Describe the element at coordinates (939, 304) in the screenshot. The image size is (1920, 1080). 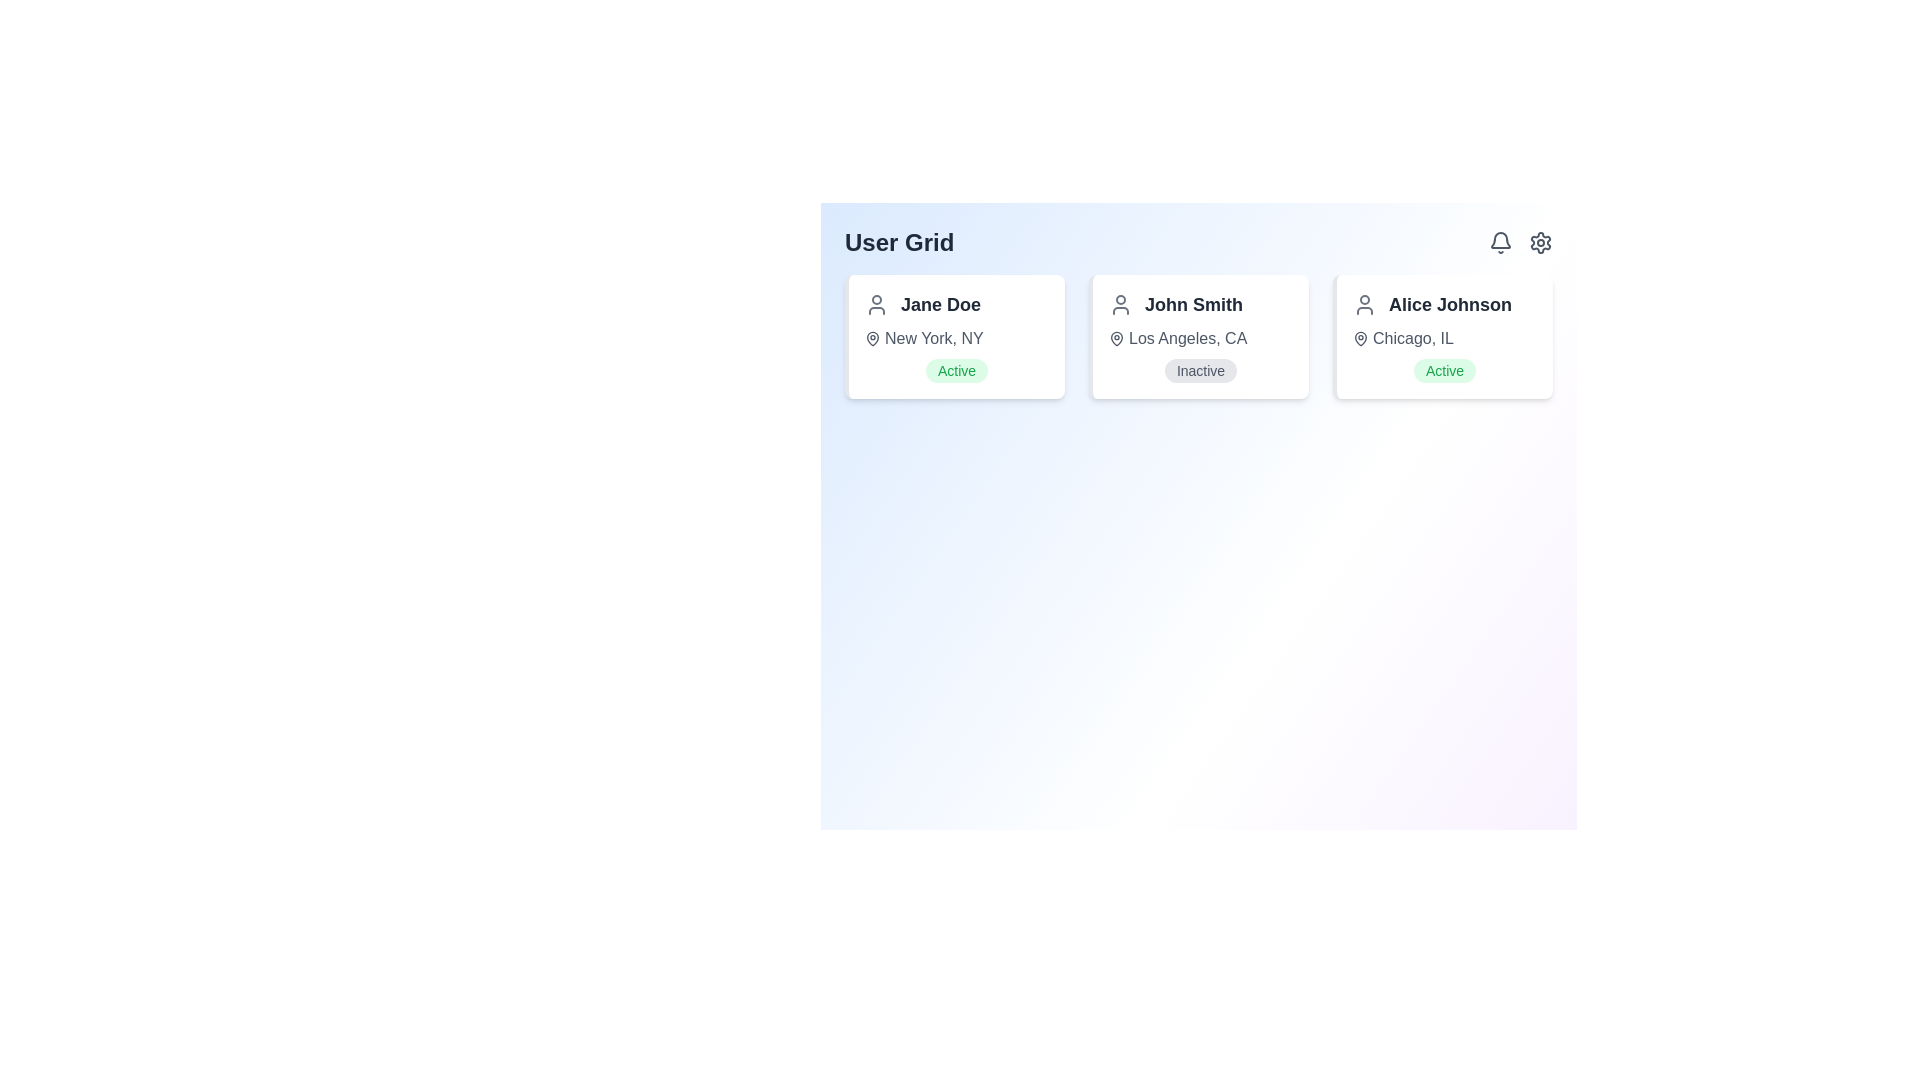
I see `the text label displaying 'Jane Doe' in bold, large-sized dark gray font, positioned at the top-center of the first card in the user grid` at that location.